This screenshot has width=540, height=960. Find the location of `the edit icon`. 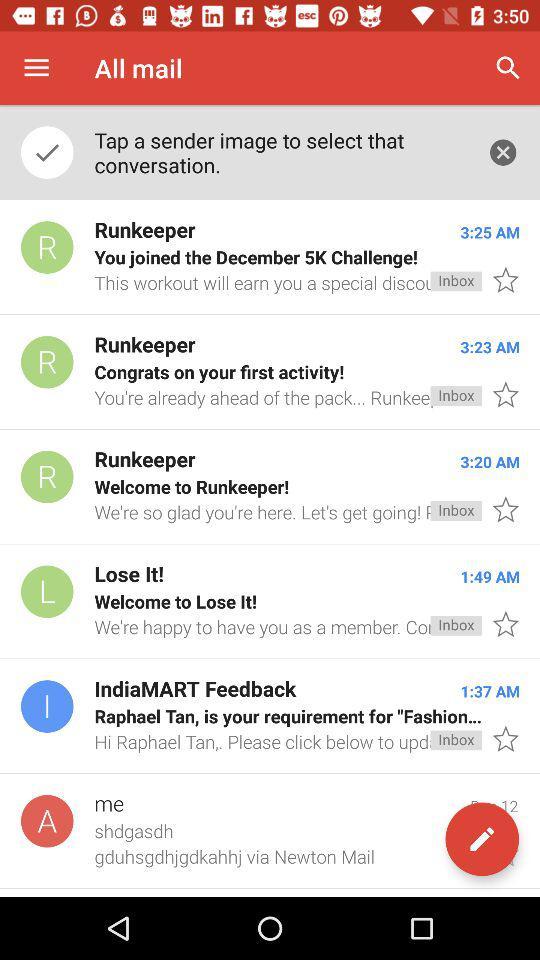

the edit icon is located at coordinates (481, 839).